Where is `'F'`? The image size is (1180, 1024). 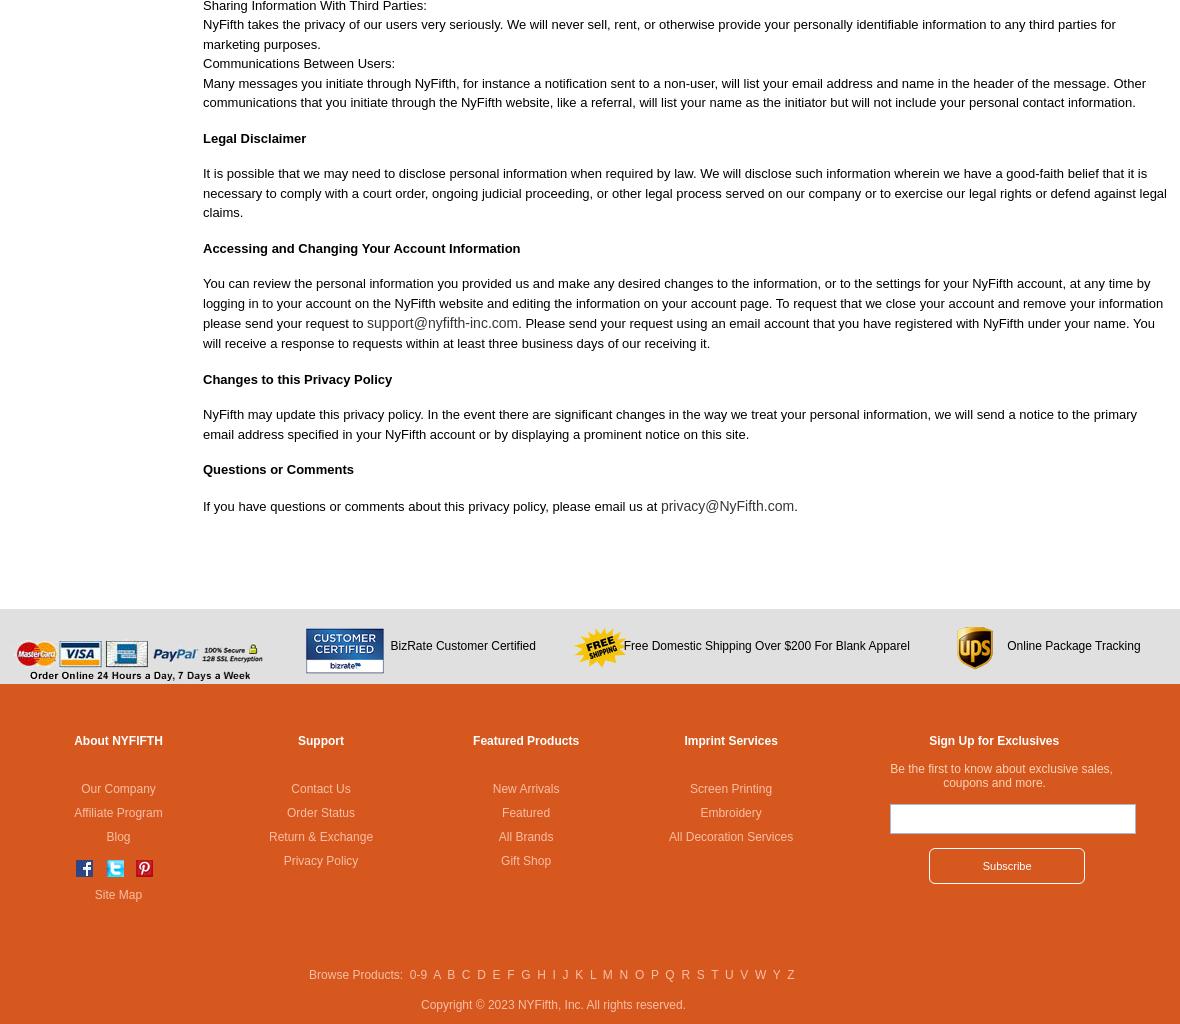
'F' is located at coordinates (510, 974).